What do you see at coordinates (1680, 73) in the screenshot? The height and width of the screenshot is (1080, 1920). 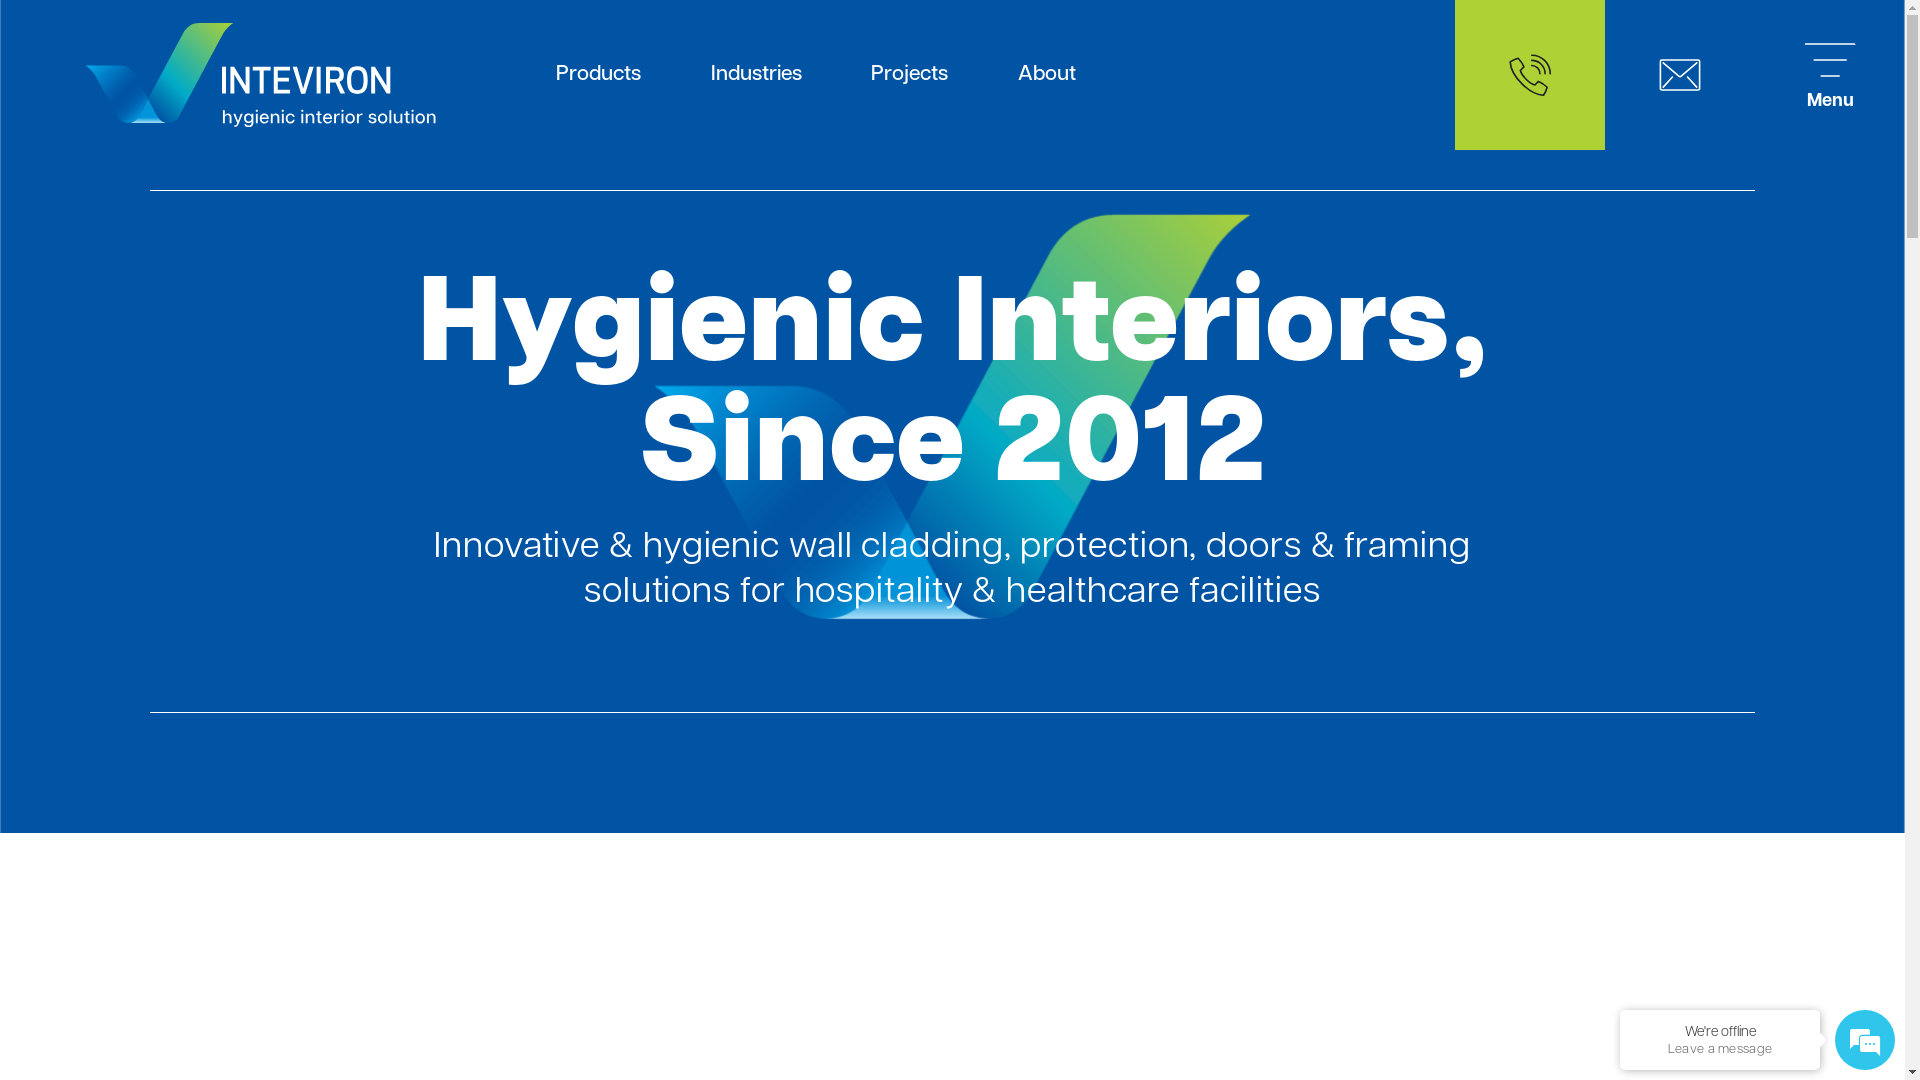 I see `'Contact'` at bounding box center [1680, 73].